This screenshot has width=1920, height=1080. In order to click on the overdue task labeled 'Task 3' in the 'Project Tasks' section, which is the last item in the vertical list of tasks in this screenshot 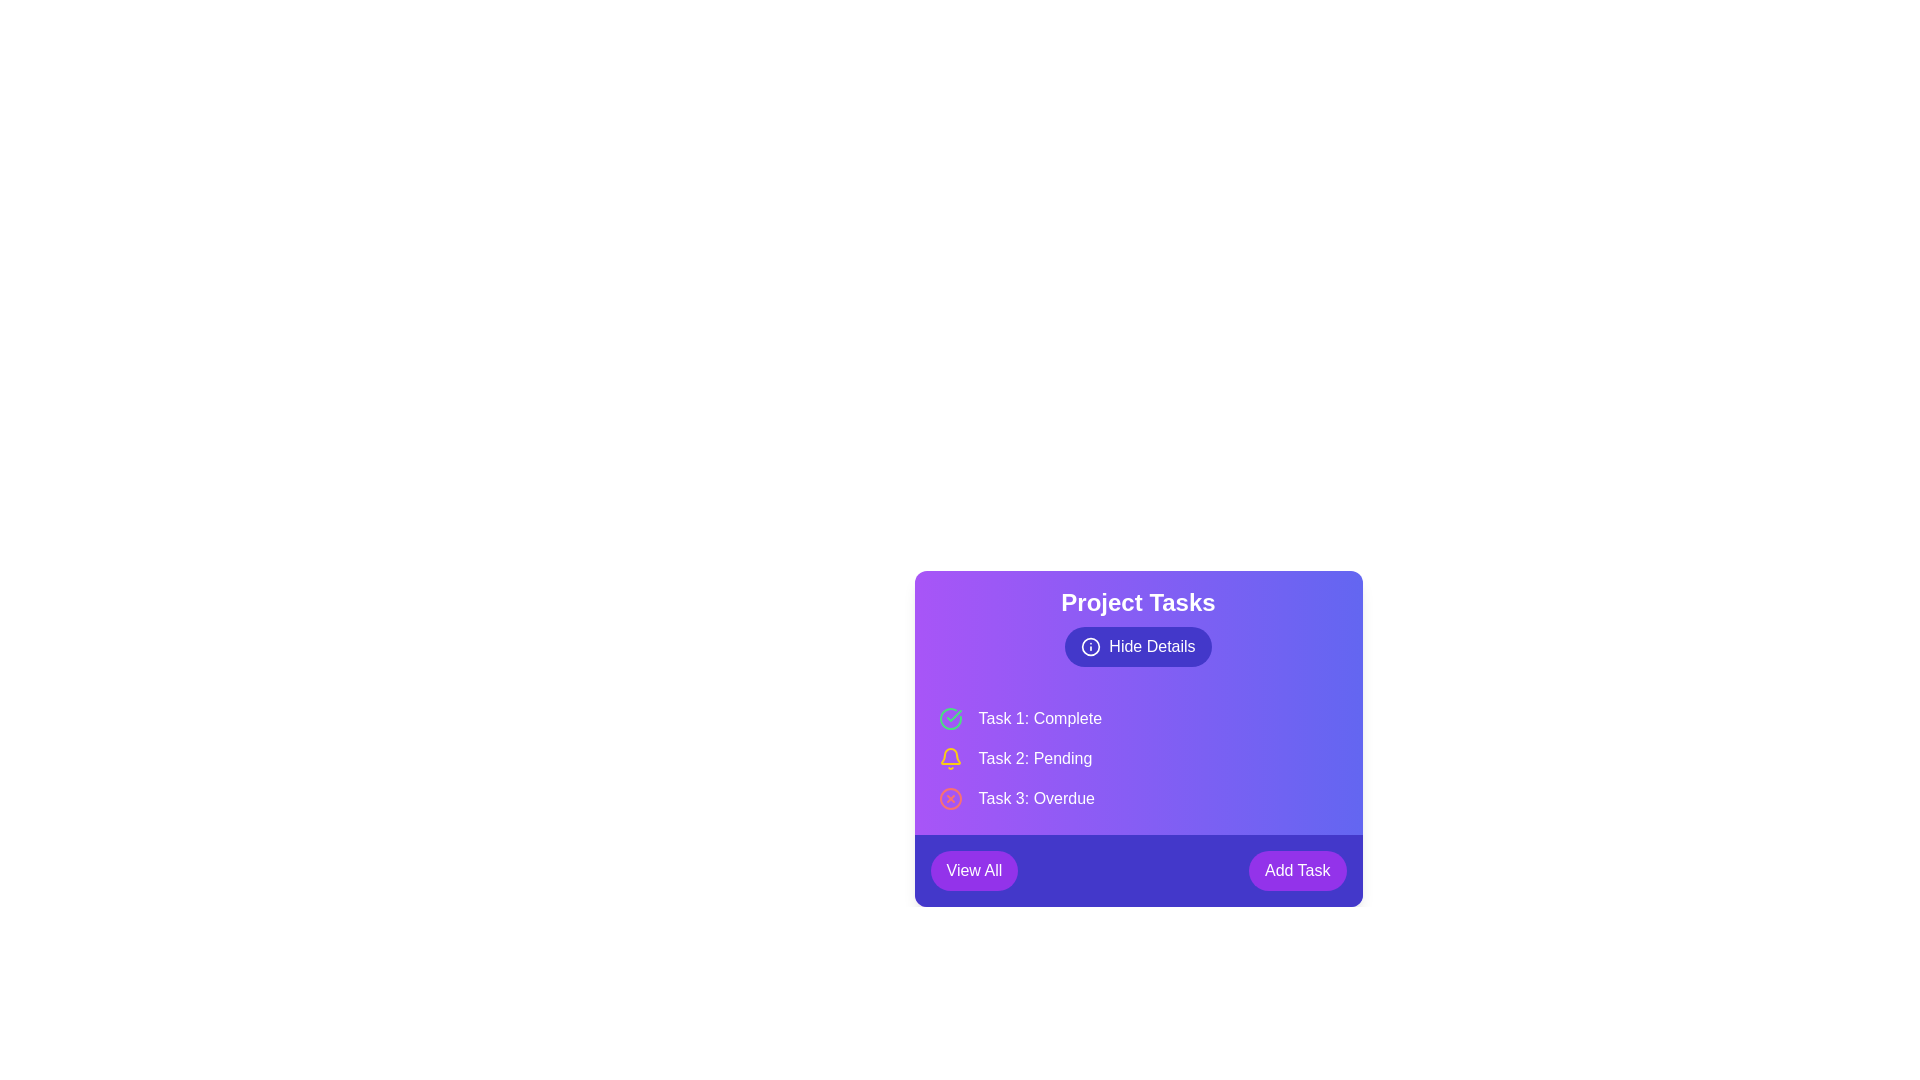, I will do `click(1138, 797)`.